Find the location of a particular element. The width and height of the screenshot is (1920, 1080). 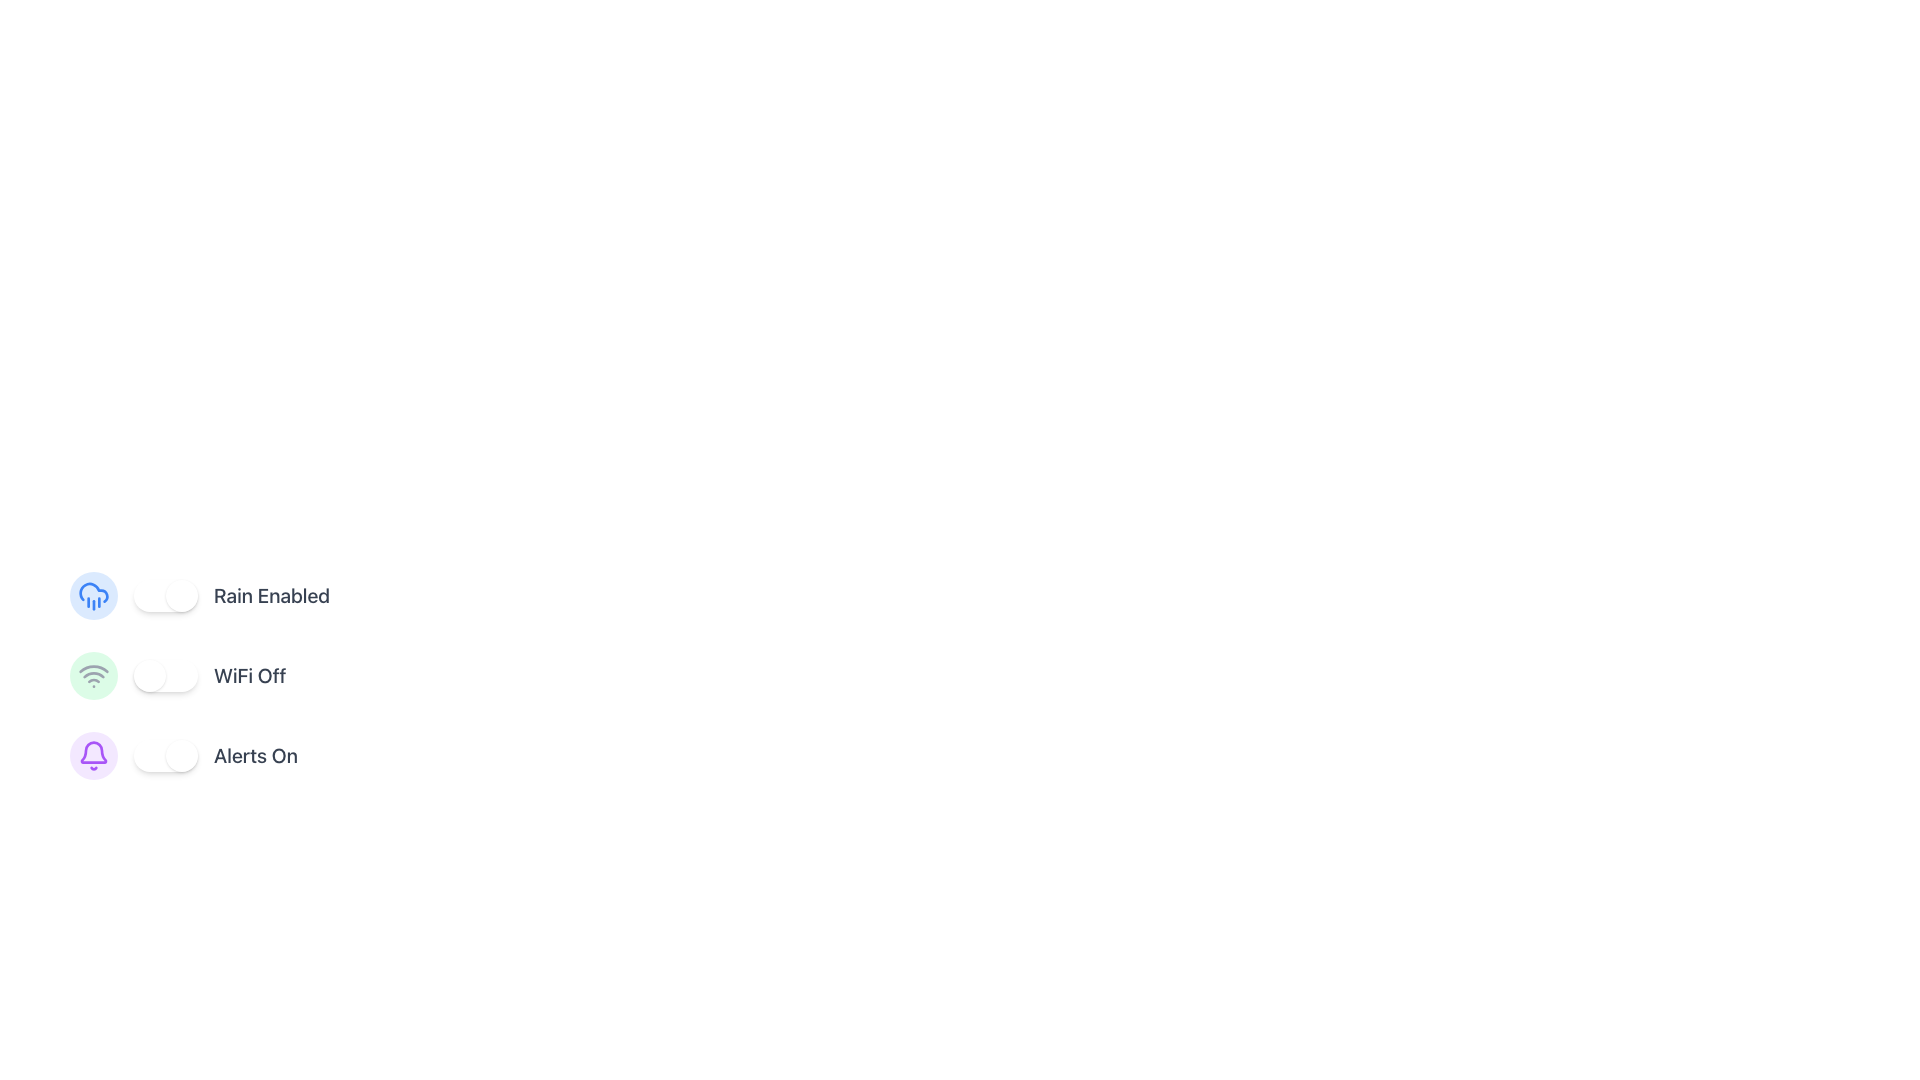

the static text label that indicates the 'WiFi Off' state, which is positioned to the far right of the toggle switch in the second control group of a vertical stack is located at coordinates (249, 675).